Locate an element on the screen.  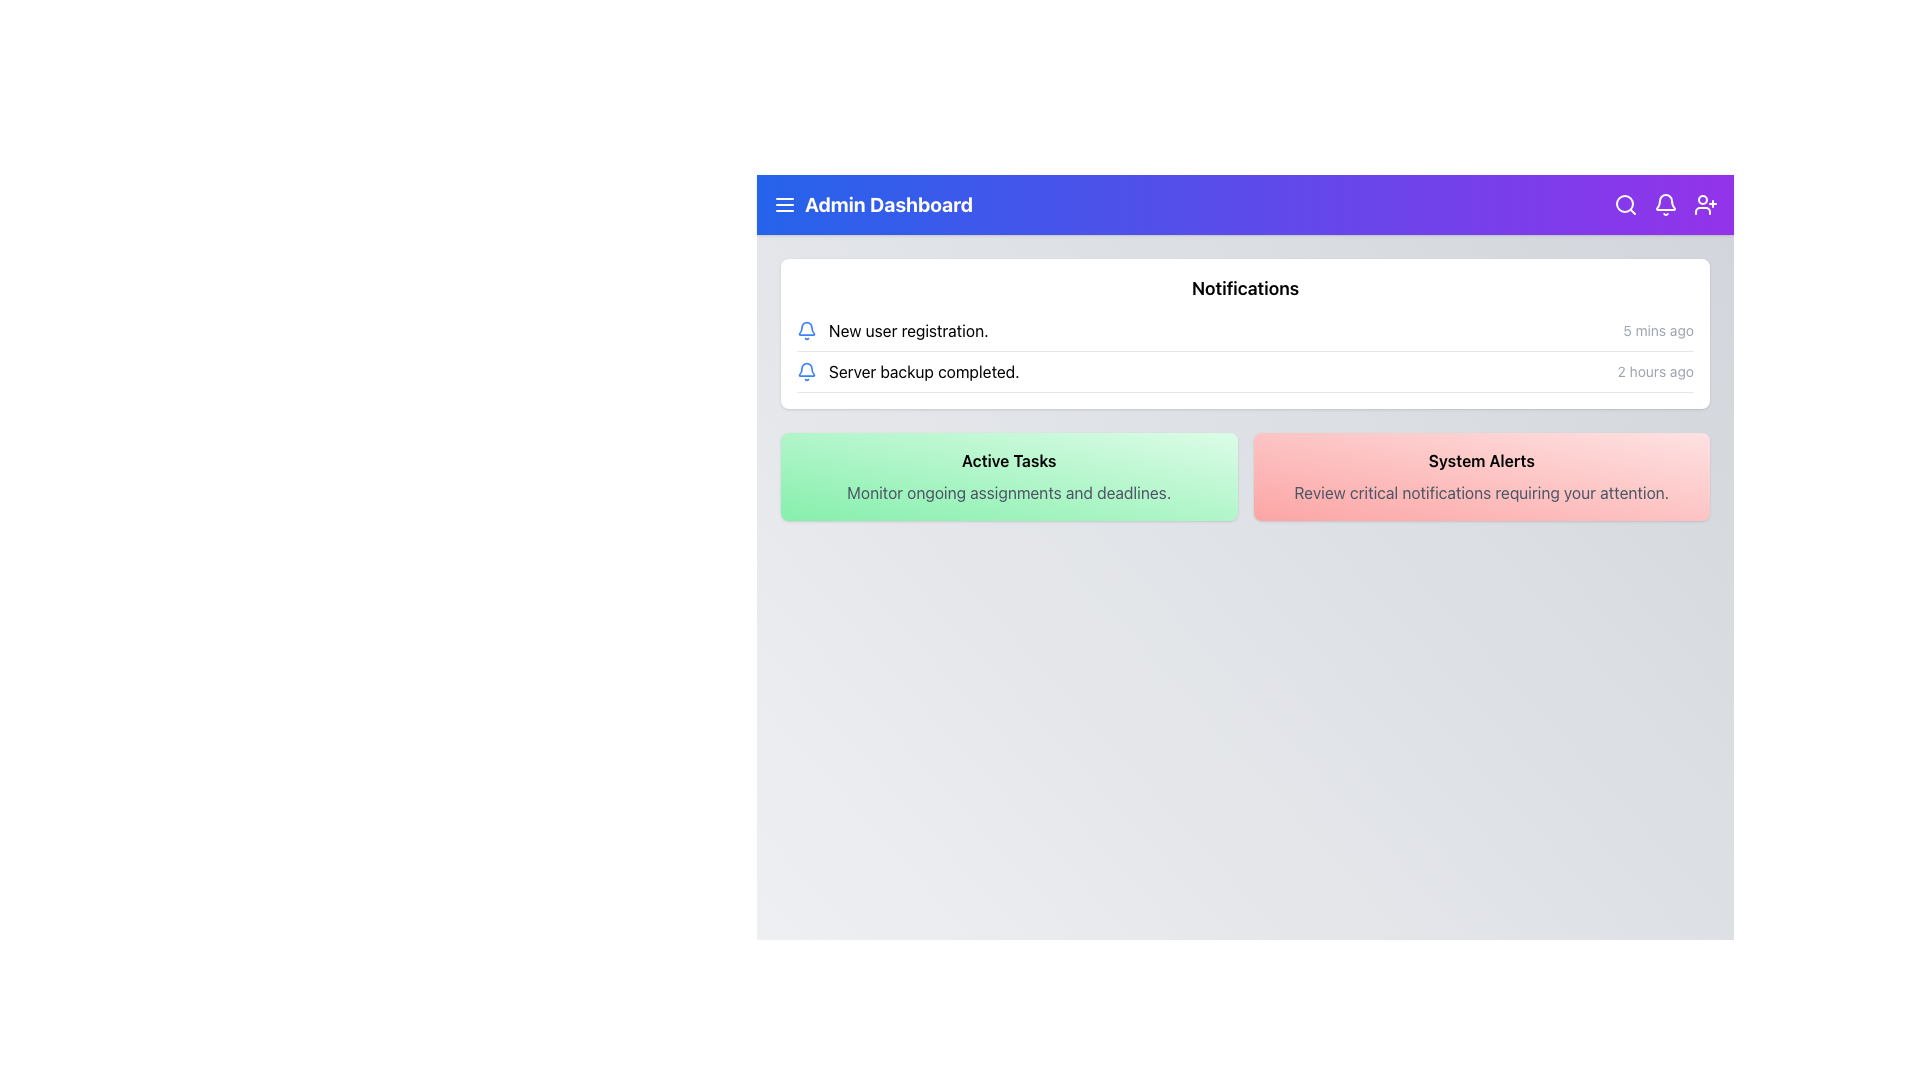
the bell icon button located in the top-right corner of the interface is located at coordinates (1665, 204).